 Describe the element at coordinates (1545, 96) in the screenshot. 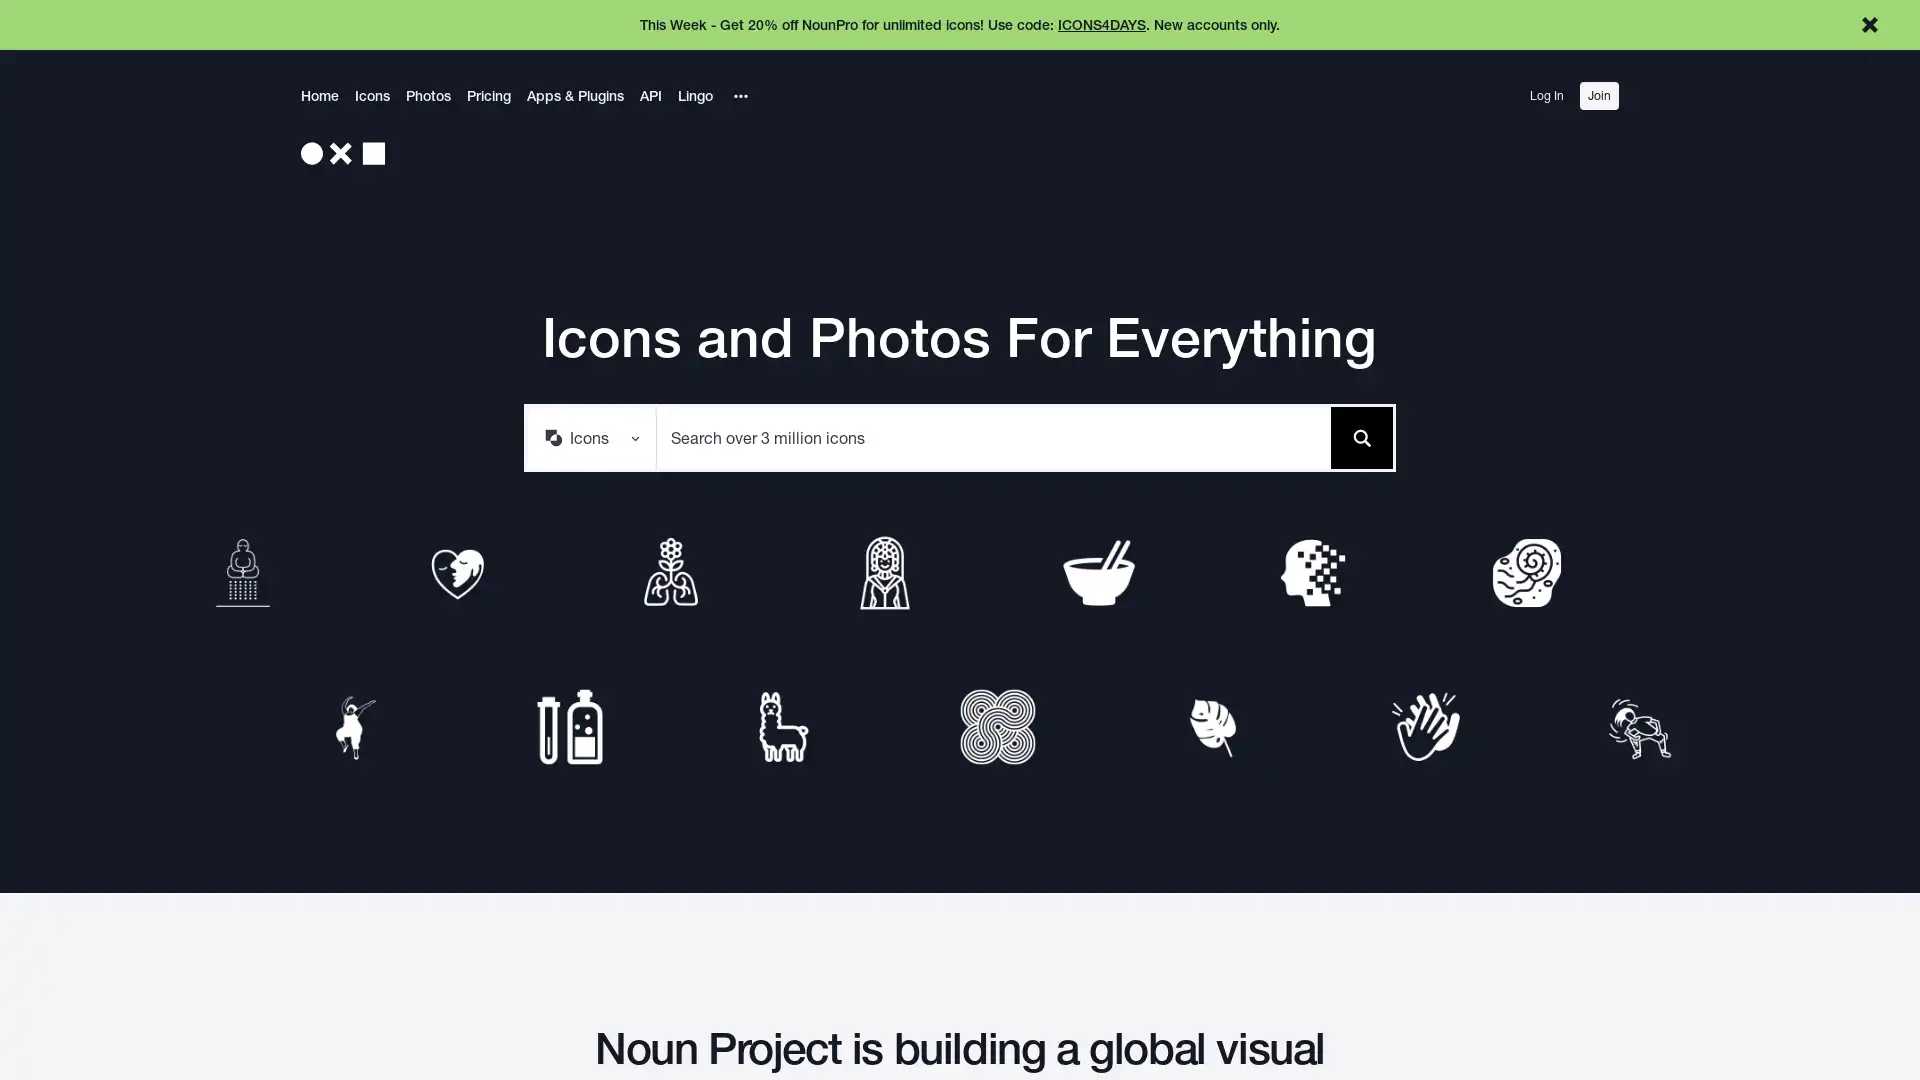

I see `Log In` at that location.